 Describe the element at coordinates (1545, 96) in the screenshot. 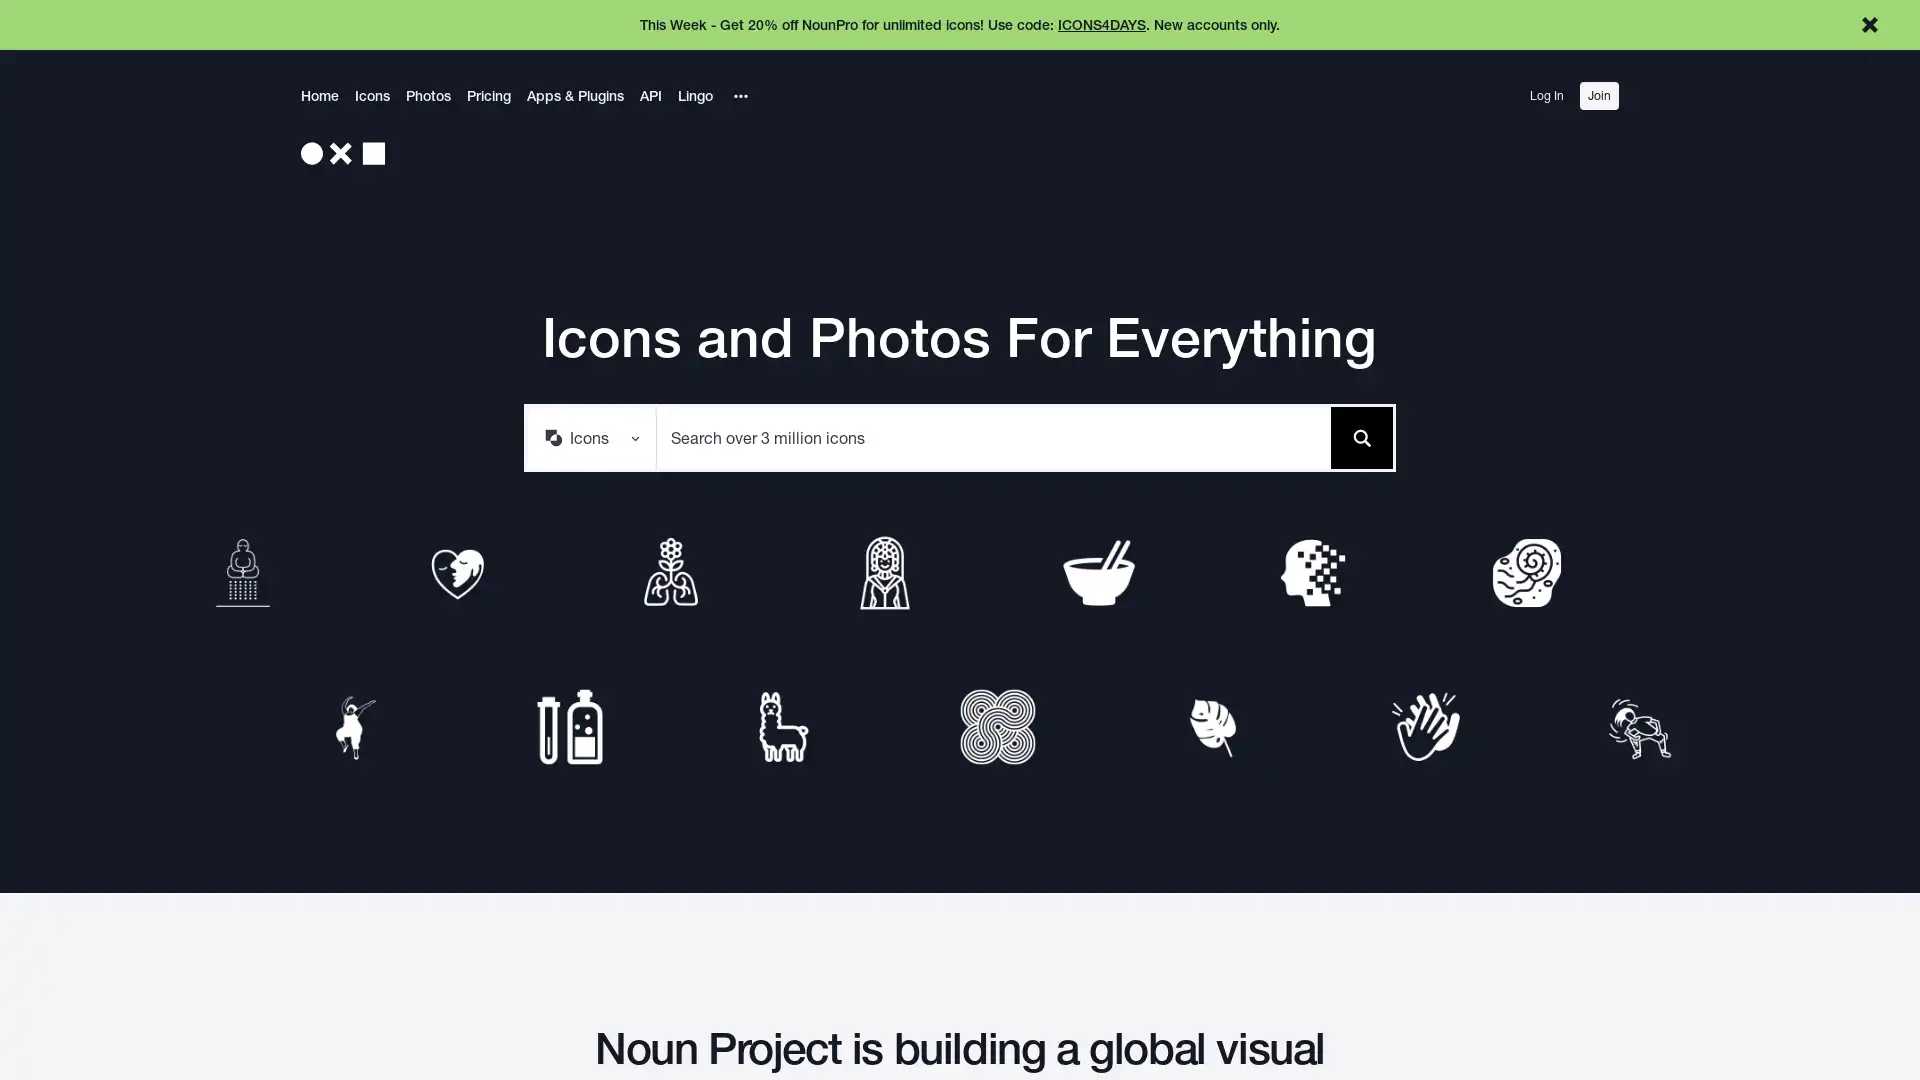

I see `Log In` at that location.